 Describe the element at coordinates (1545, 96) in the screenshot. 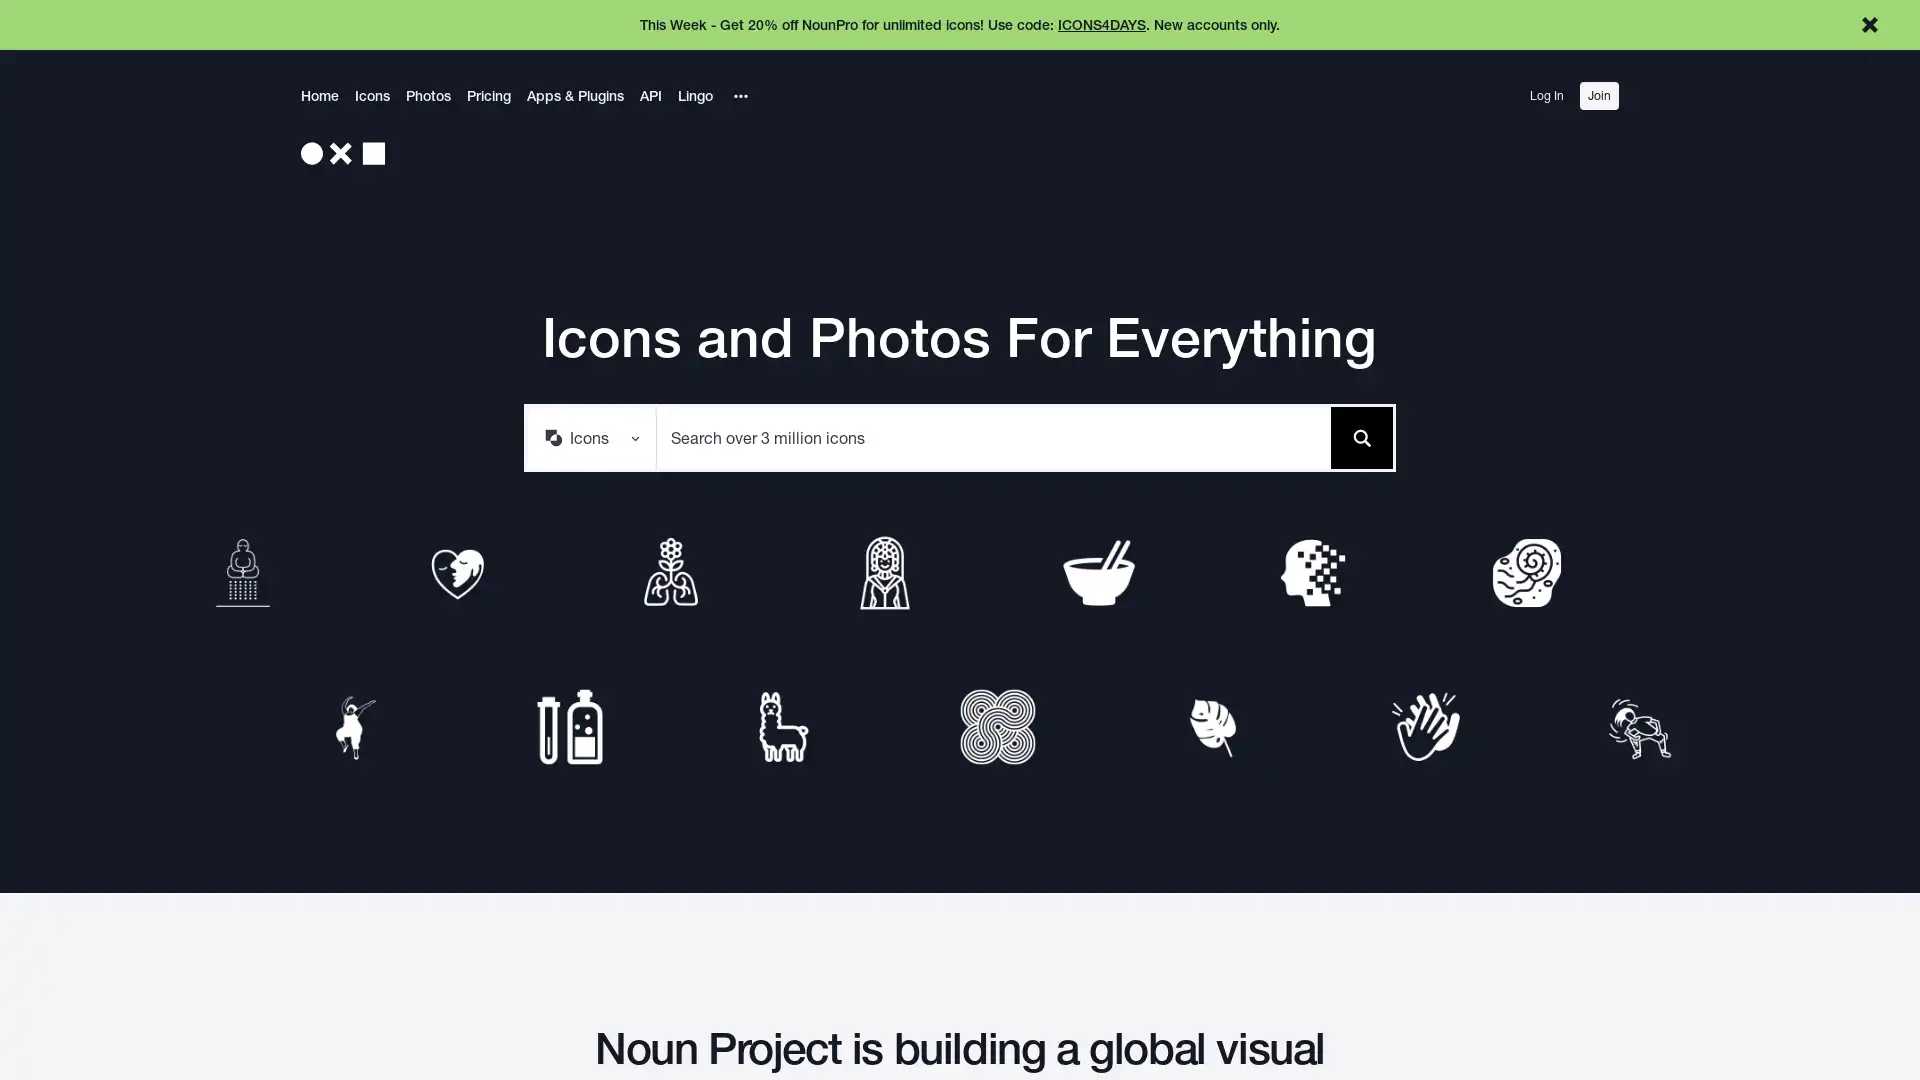

I see `Log In` at that location.